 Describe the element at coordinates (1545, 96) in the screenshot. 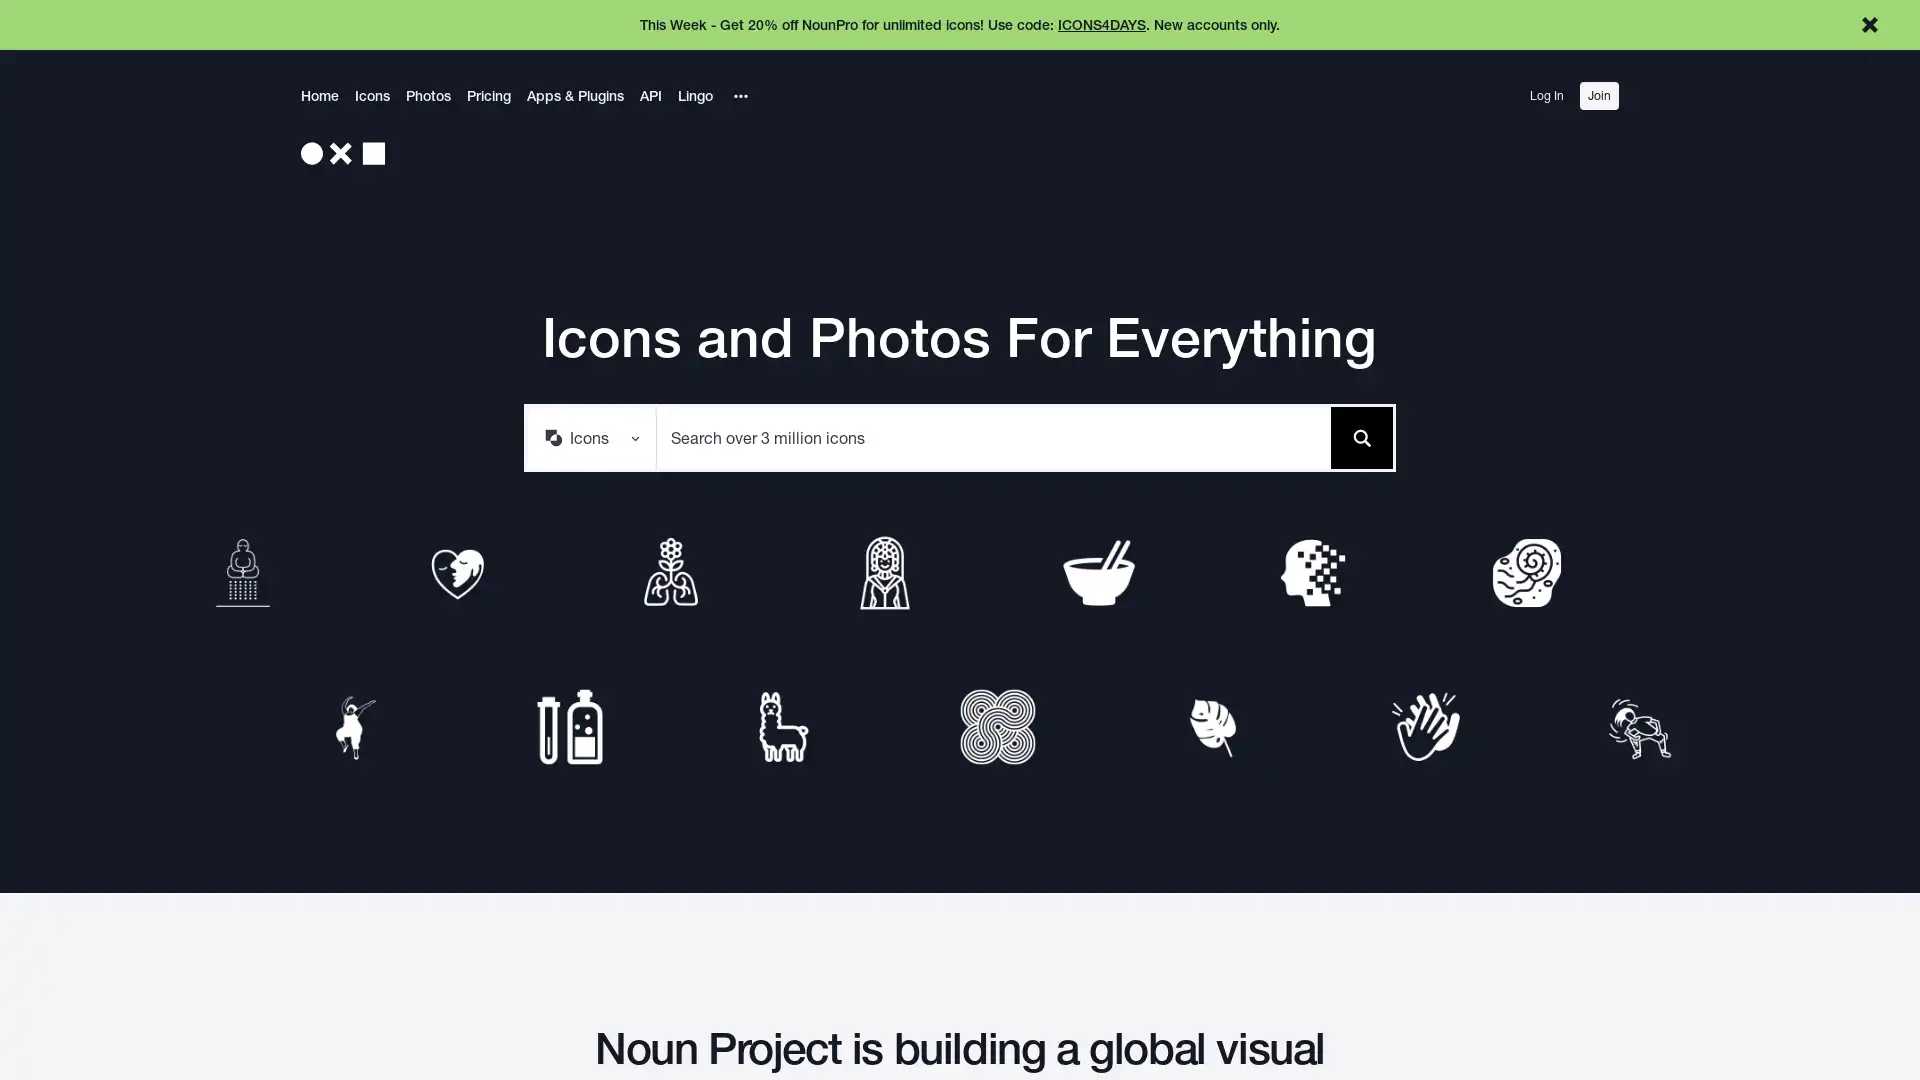

I see `Log In` at that location.